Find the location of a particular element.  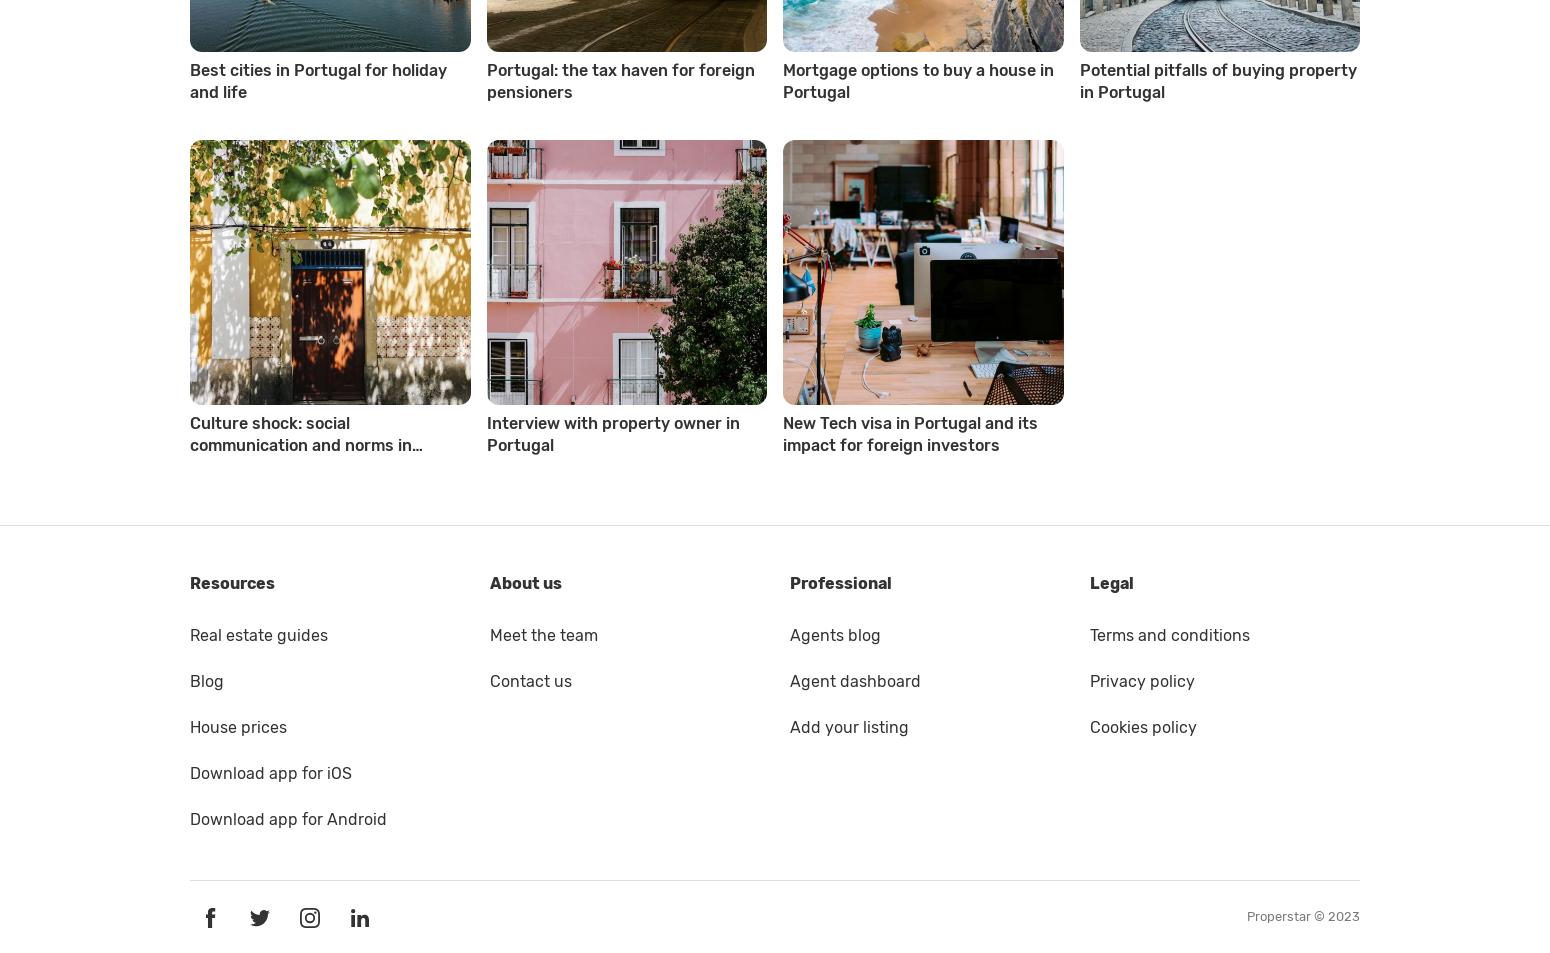

'Real estate guides' is located at coordinates (259, 634).